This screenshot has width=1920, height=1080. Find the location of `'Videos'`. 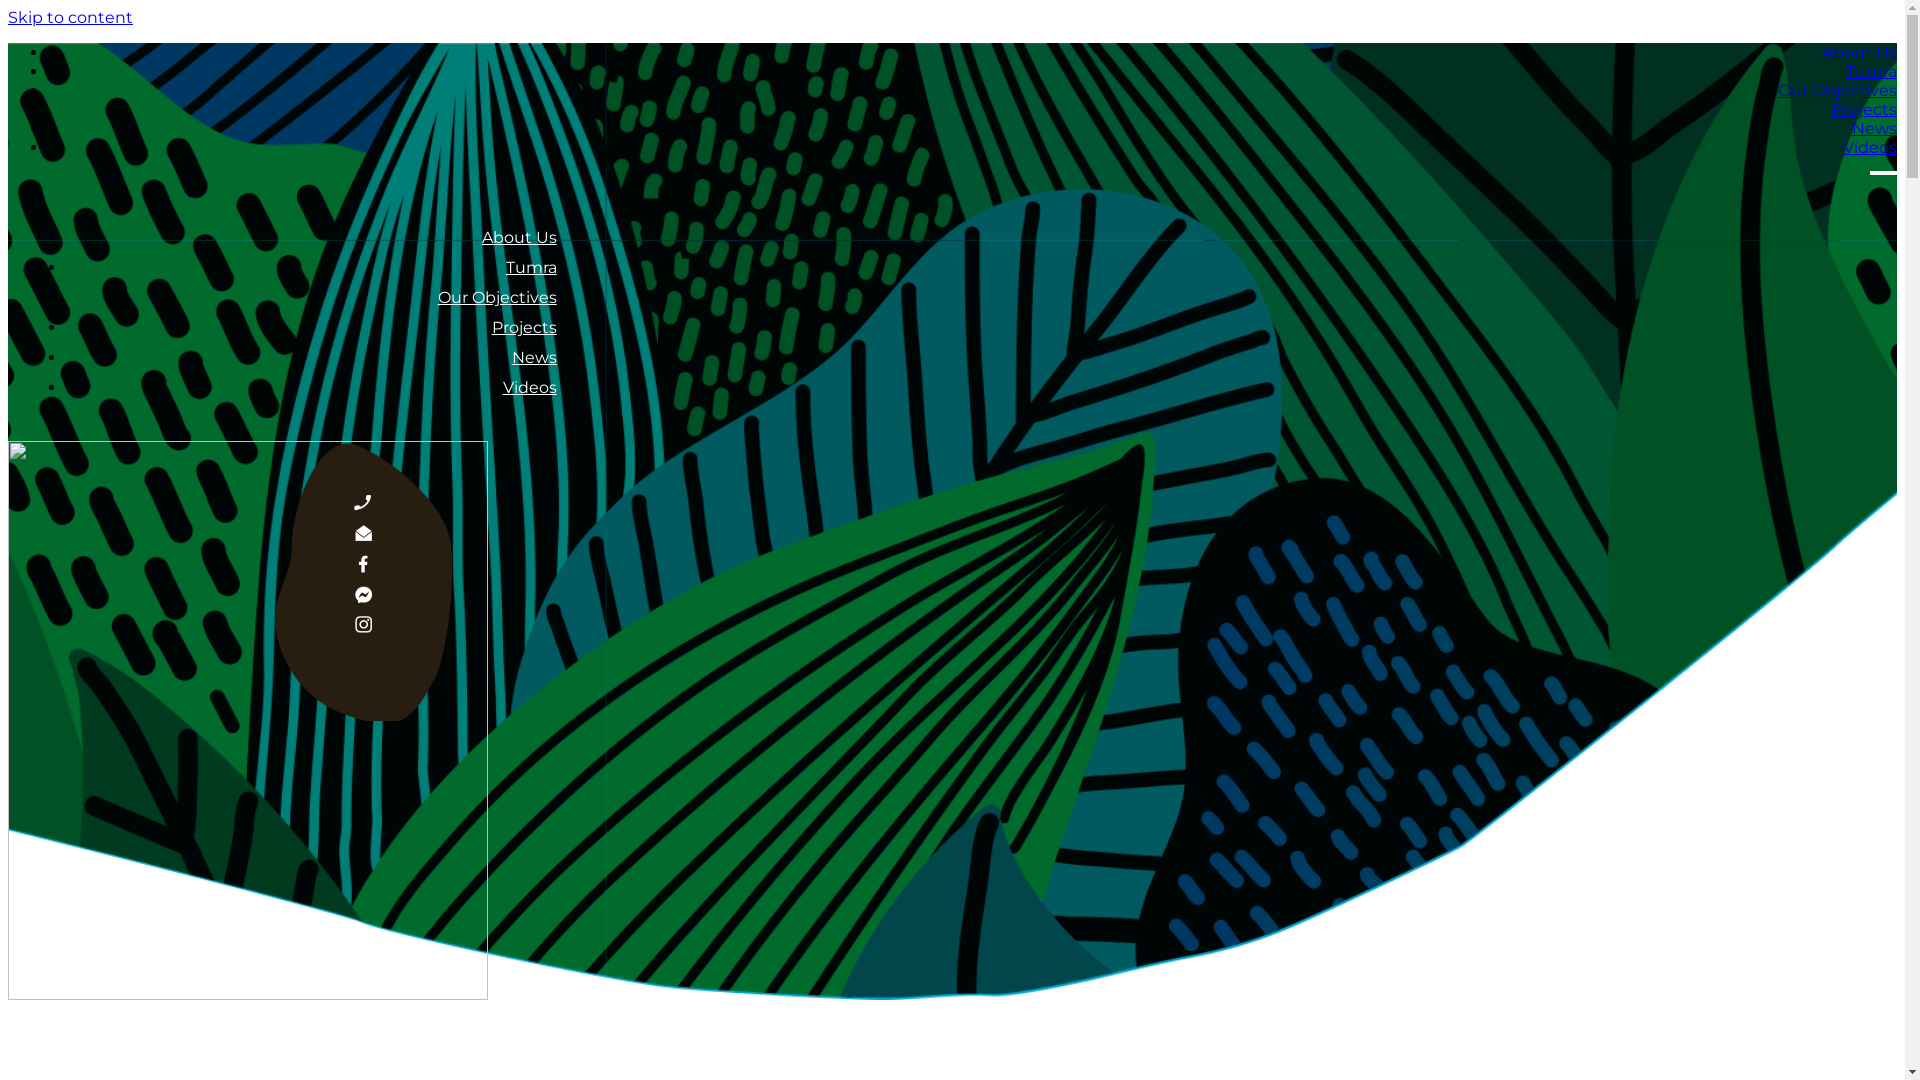

'Videos' is located at coordinates (1869, 146).